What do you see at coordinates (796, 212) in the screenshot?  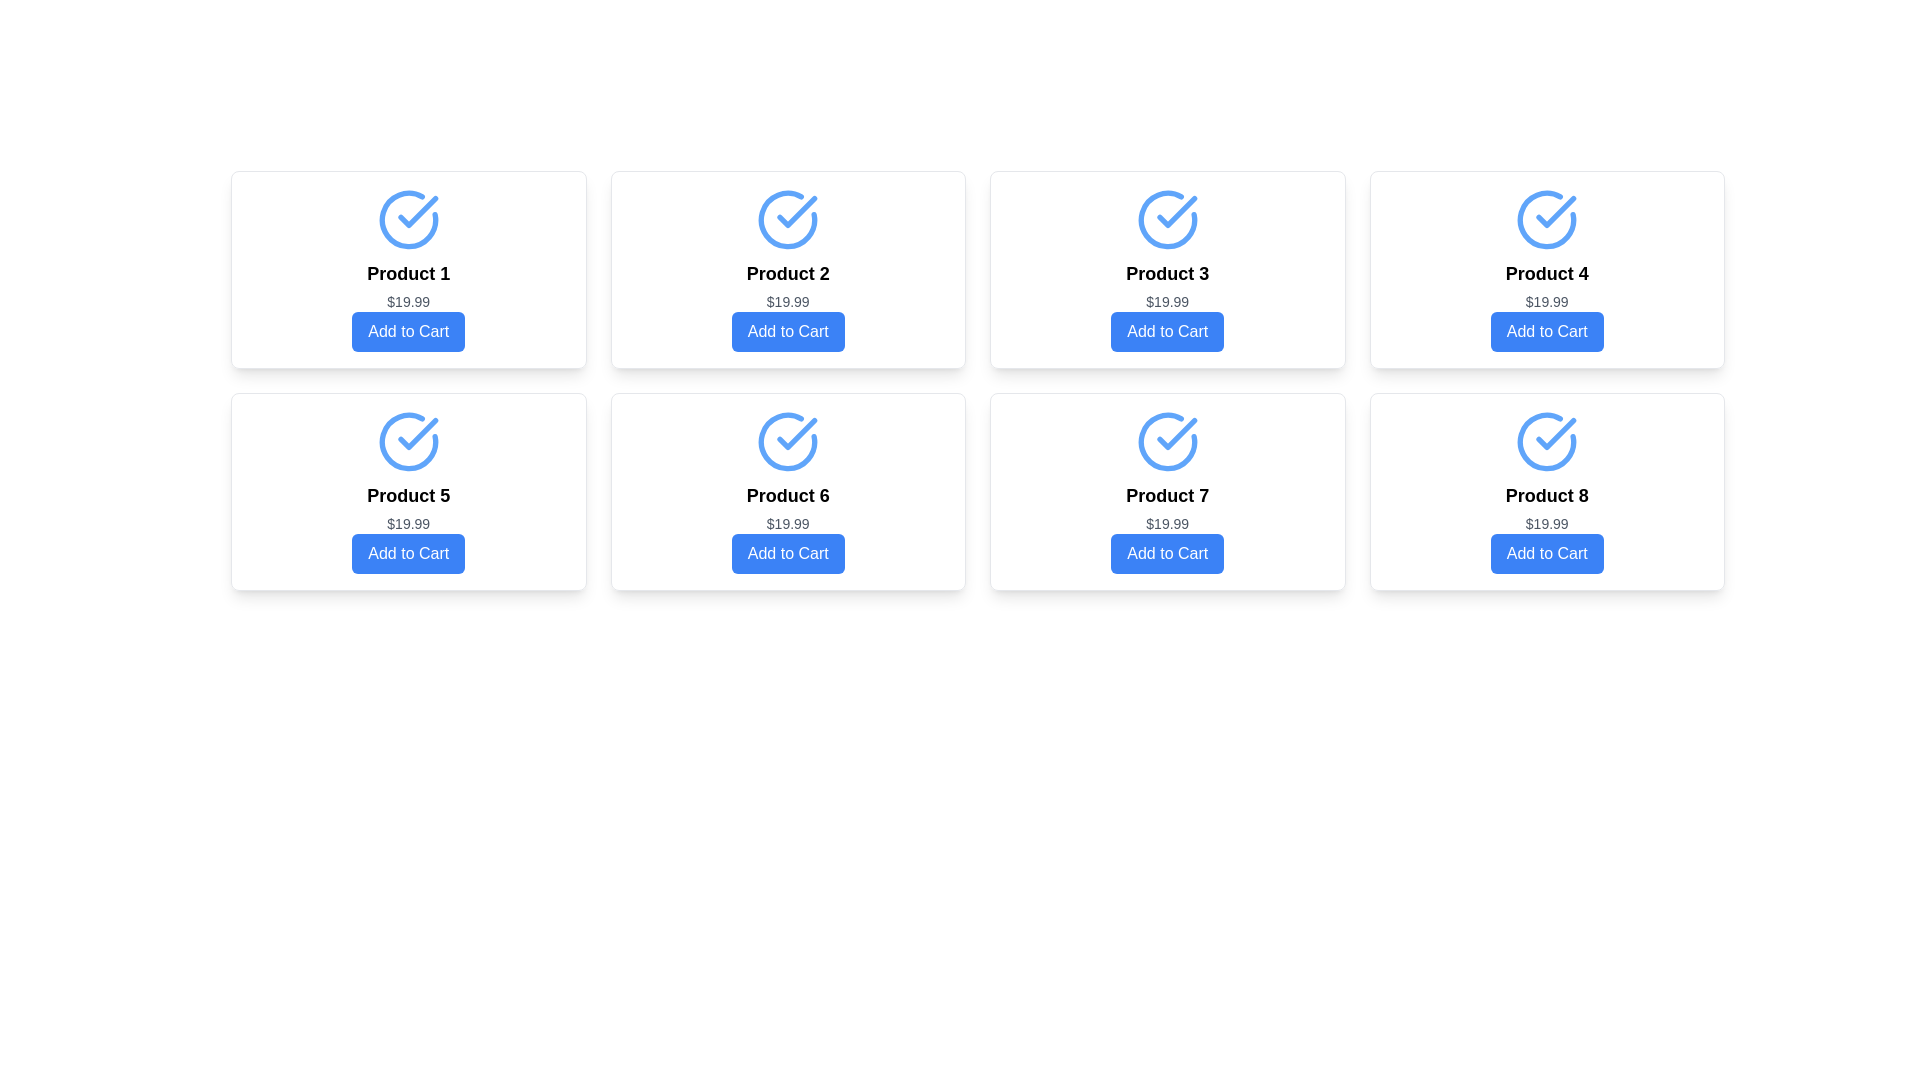 I see `the Iconographic SVG graphic with a checkmark design located on the 'Product 2' card in the top row of the grid layout` at bounding box center [796, 212].